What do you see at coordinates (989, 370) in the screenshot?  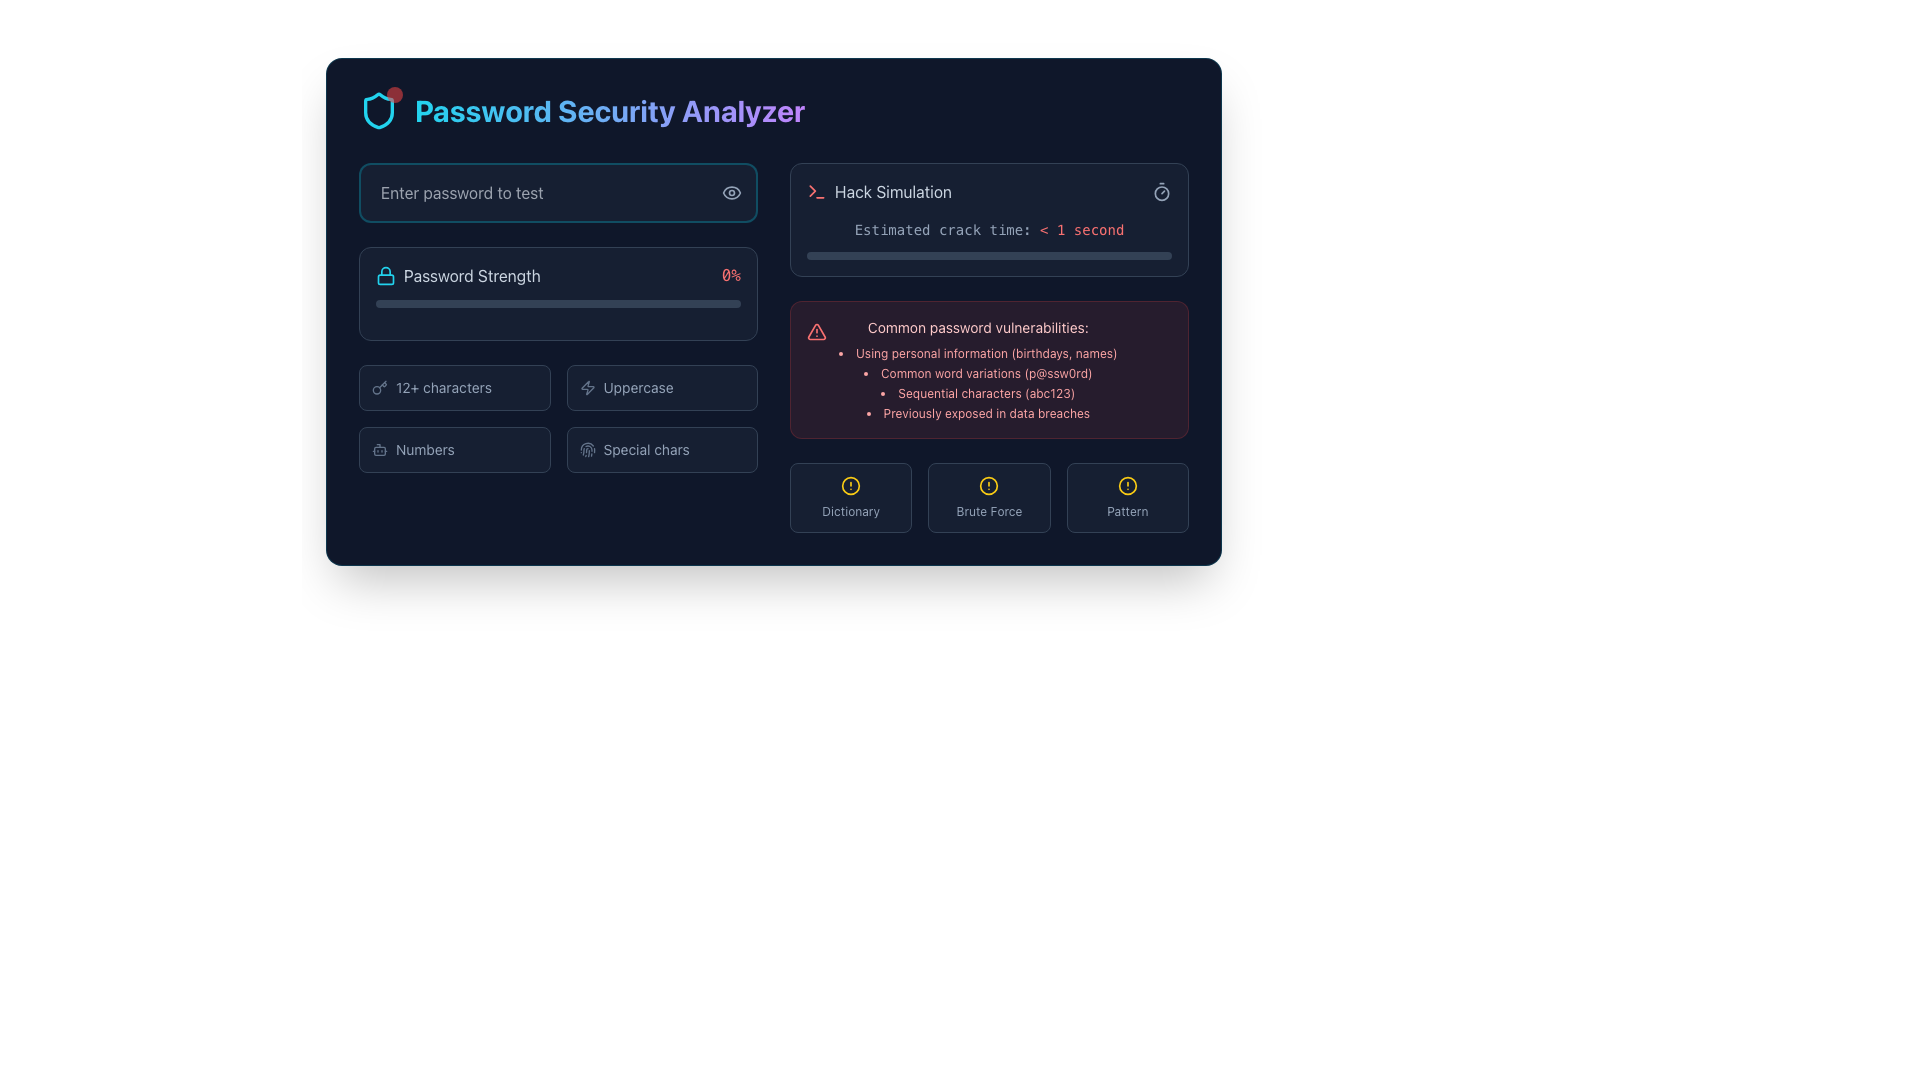 I see `informative panel containing the warning symbol icon and the text 'Common password vulnerabilities:' along with its bulleted list of examples, located in the highlighted section on the right half of the interface, below the hack simulation area` at bounding box center [989, 370].